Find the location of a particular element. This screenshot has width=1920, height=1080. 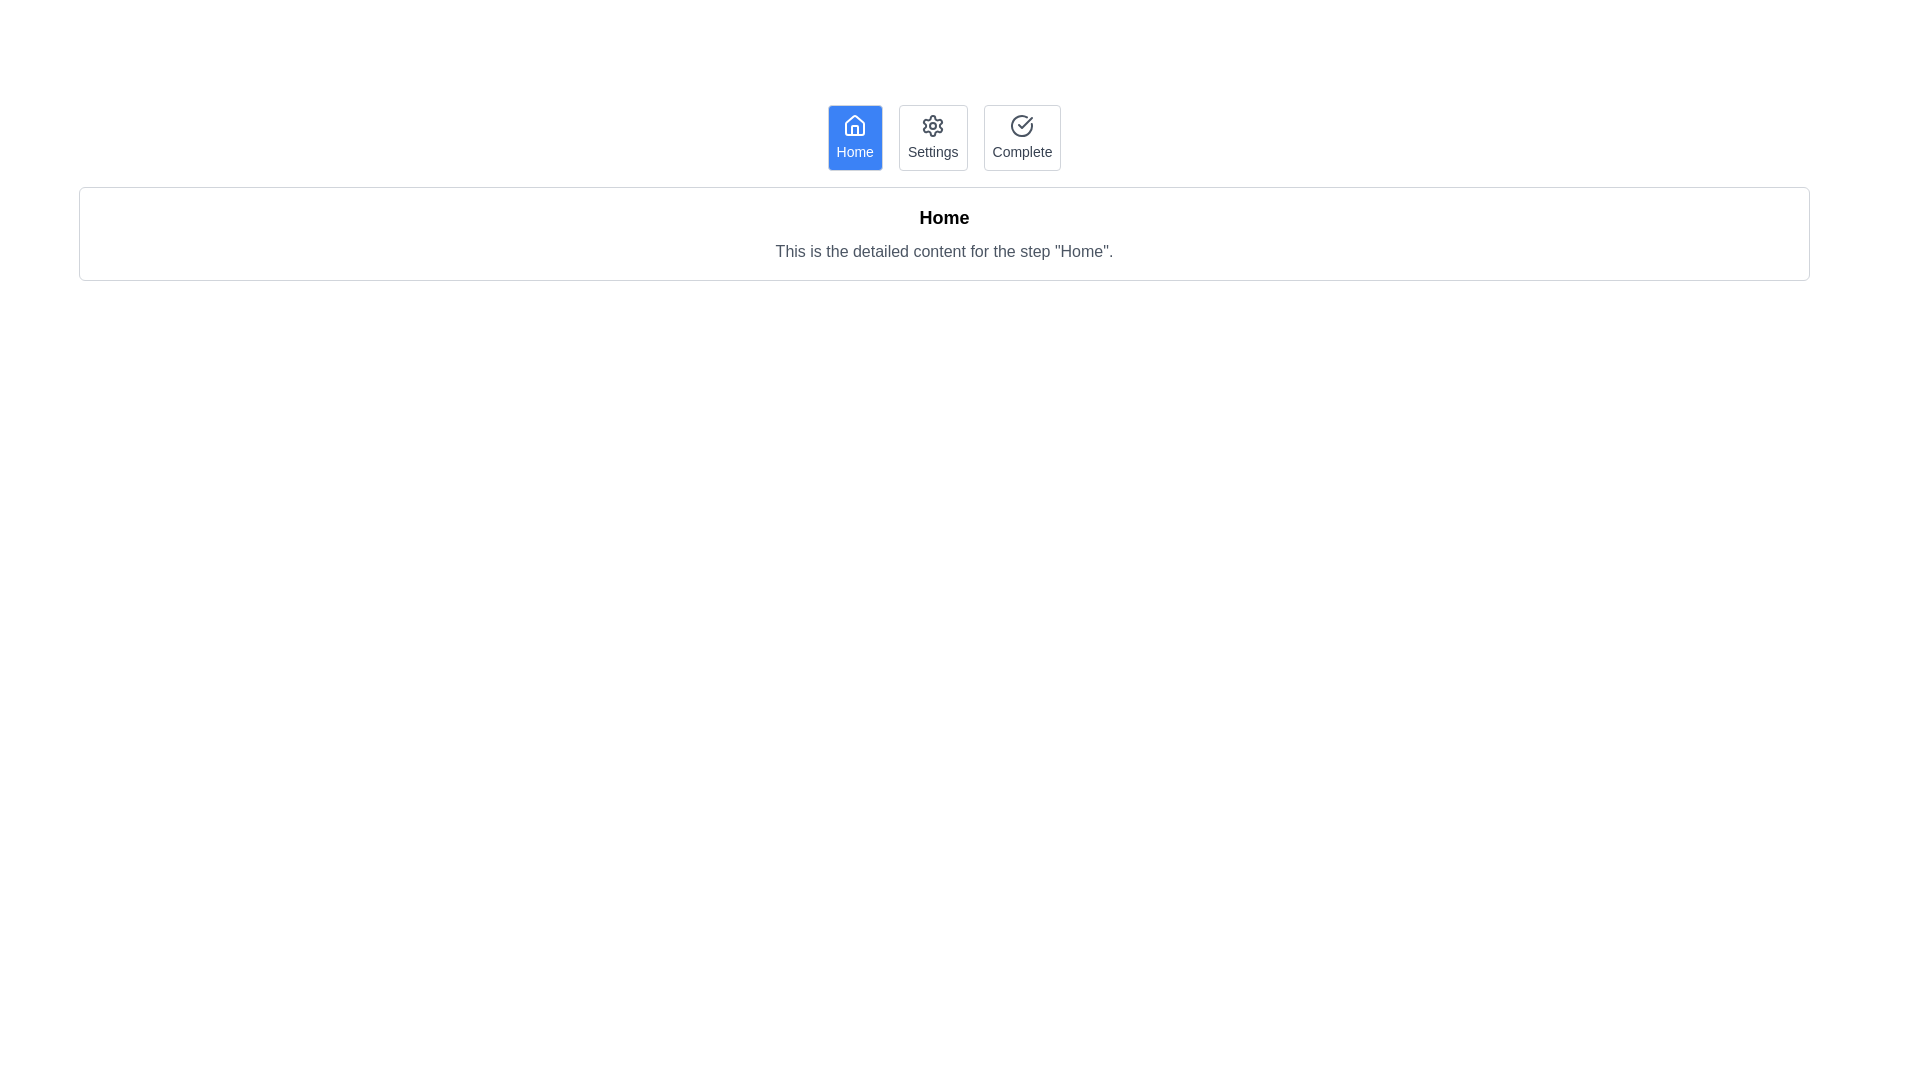

the completed status icon located in the upper portion of the 'Complete' menu option to indicate a successful action is located at coordinates (1022, 126).